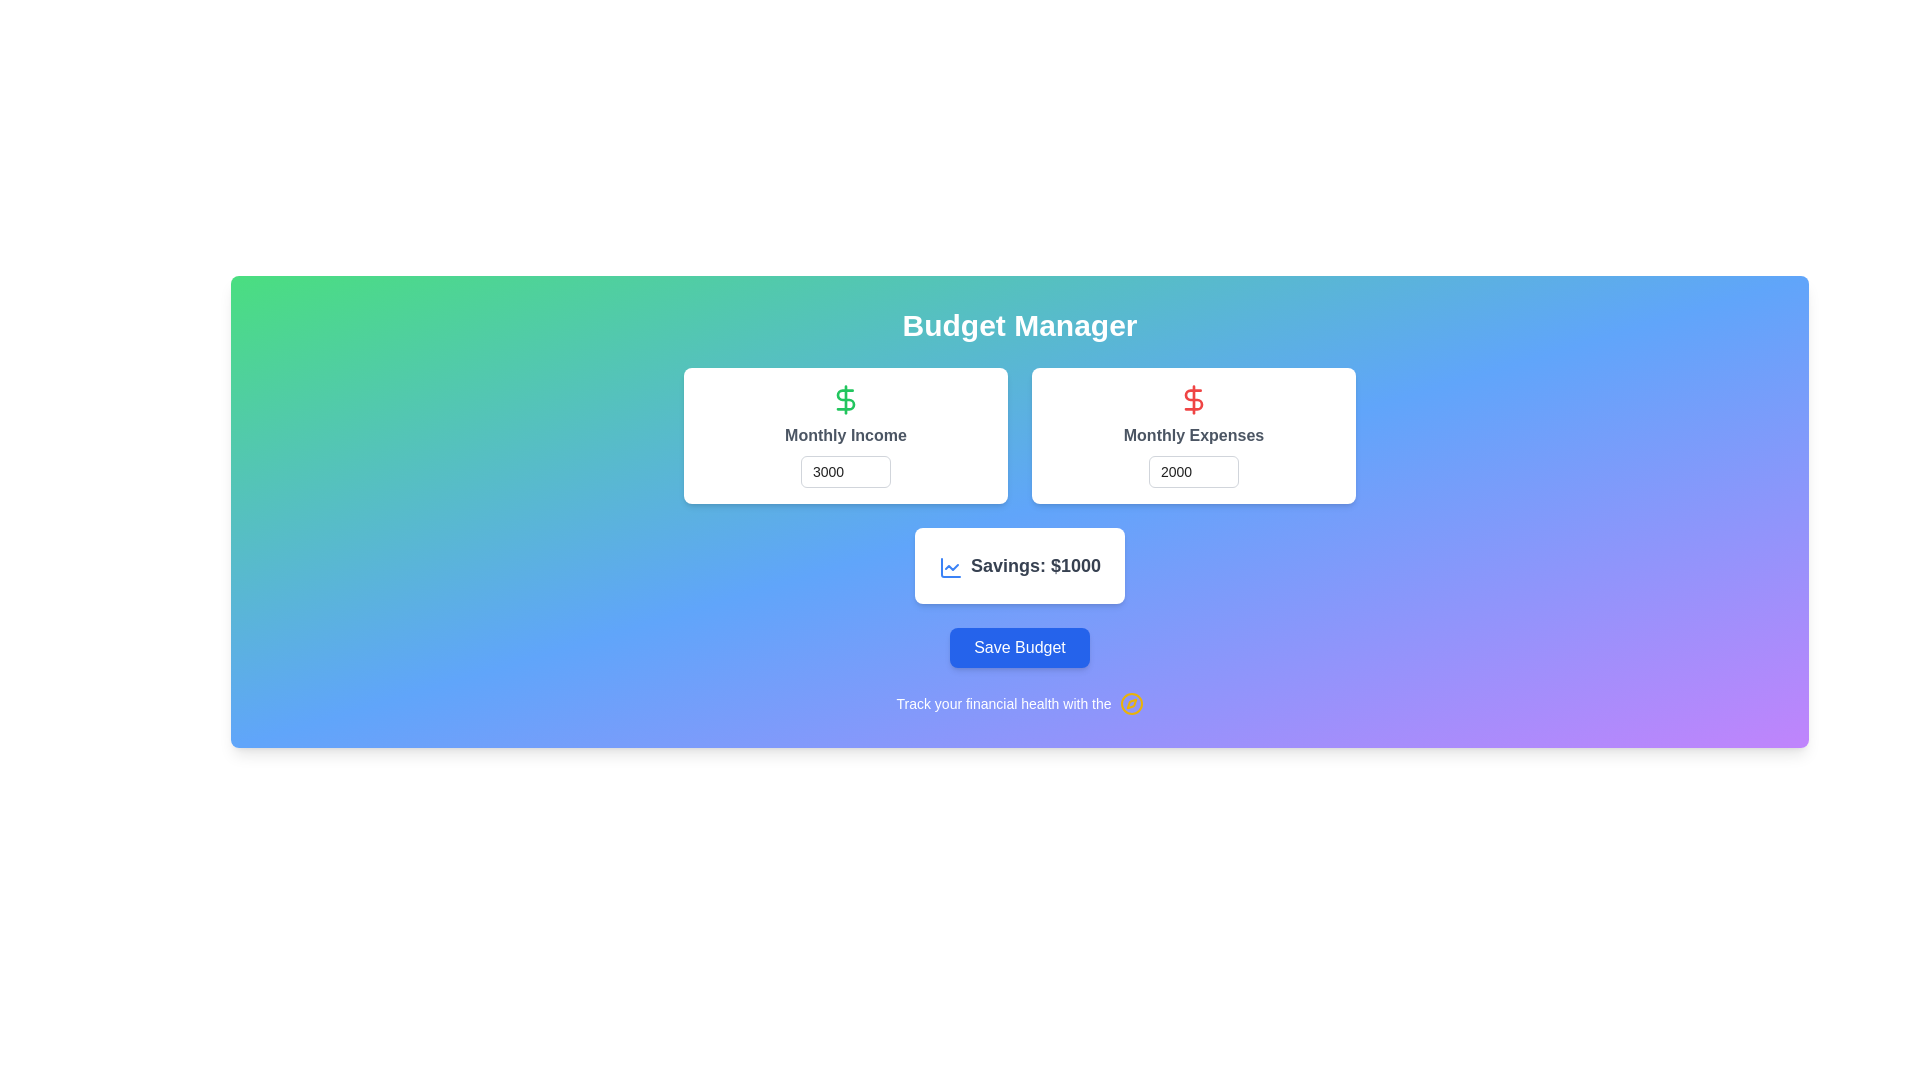  Describe the element at coordinates (845, 434) in the screenshot. I see `the 'Monthly Income' label, which is styled in gray and bold, located below a green dollar sign icon and above a numeric input box` at that location.